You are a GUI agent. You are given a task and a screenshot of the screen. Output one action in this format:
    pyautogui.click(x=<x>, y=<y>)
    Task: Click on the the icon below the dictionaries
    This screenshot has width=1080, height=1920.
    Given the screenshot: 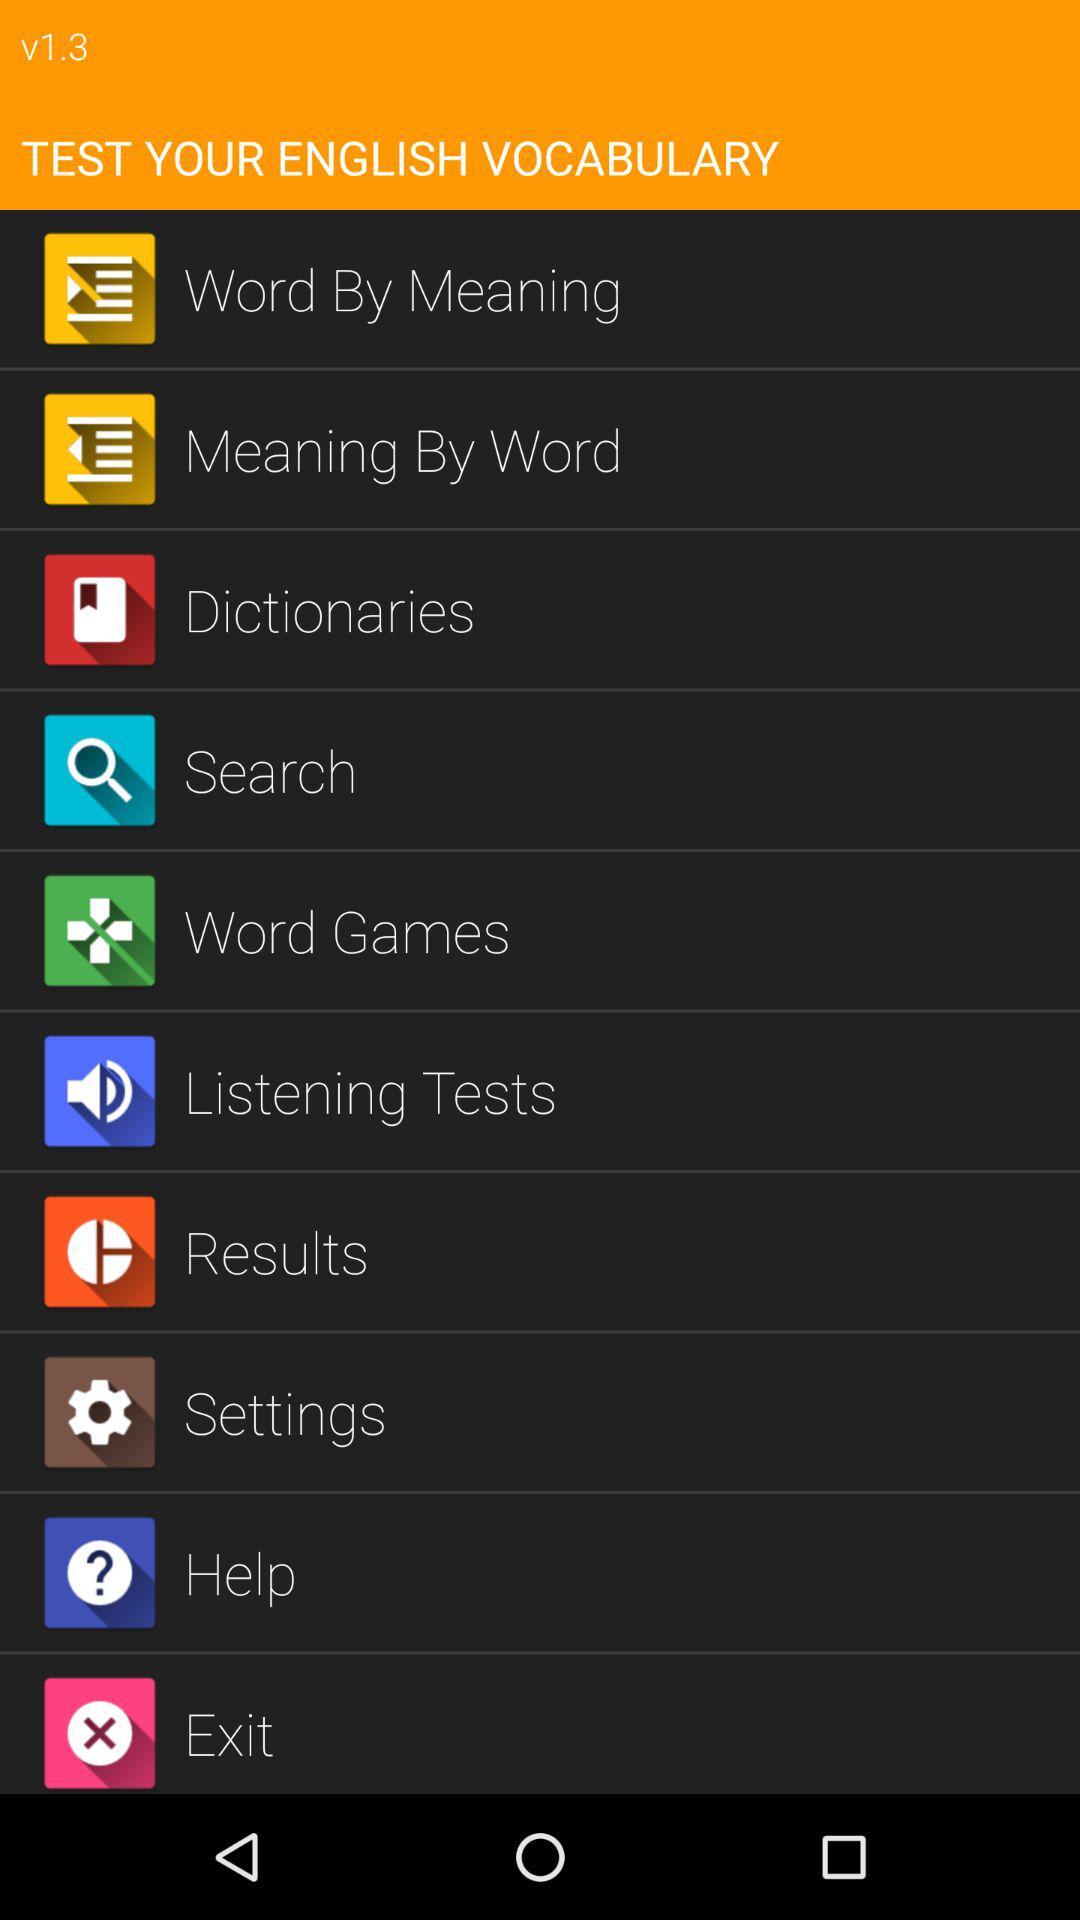 What is the action you would take?
    pyautogui.click(x=623, y=769)
    